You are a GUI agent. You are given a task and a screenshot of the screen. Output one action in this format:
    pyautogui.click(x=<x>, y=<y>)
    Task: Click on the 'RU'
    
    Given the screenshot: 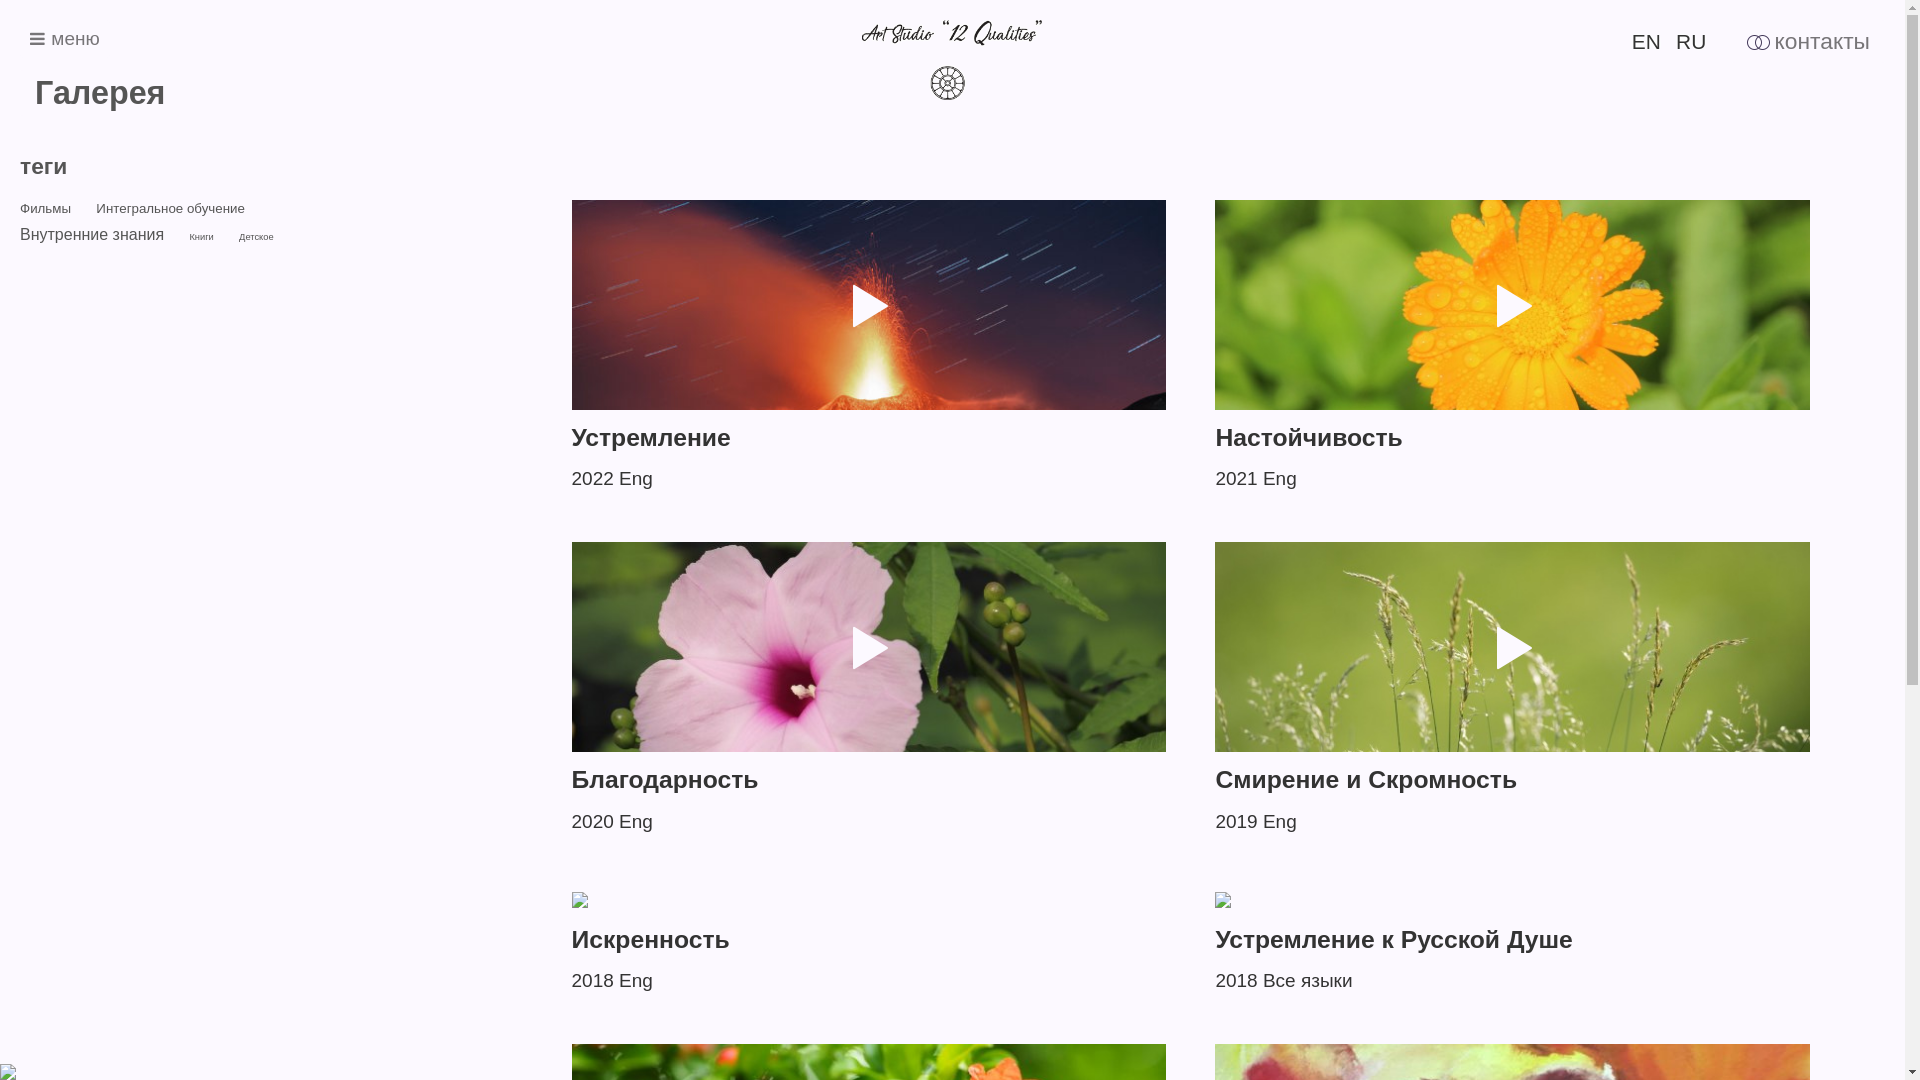 What is the action you would take?
    pyautogui.click(x=1675, y=41)
    